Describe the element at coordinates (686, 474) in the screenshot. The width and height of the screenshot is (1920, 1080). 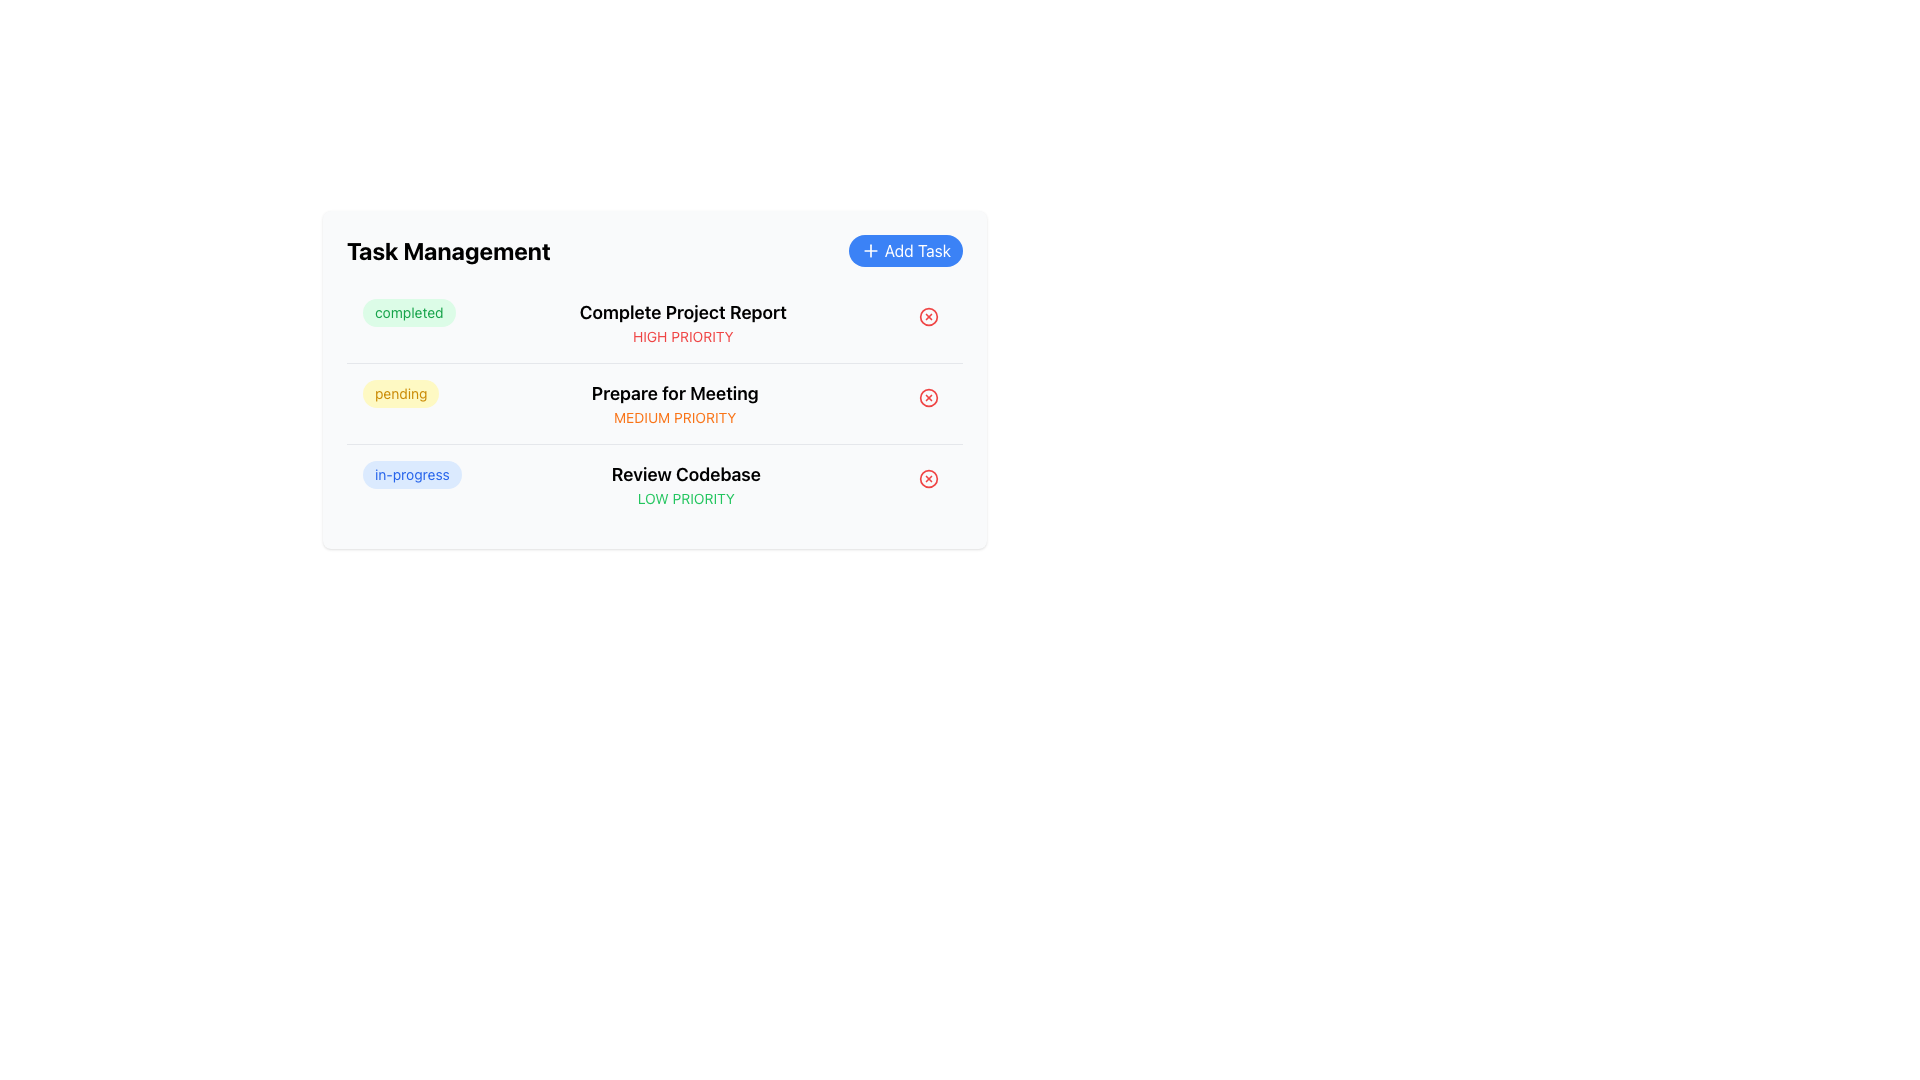
I see `the text label that serves as the title of a task` at that location.